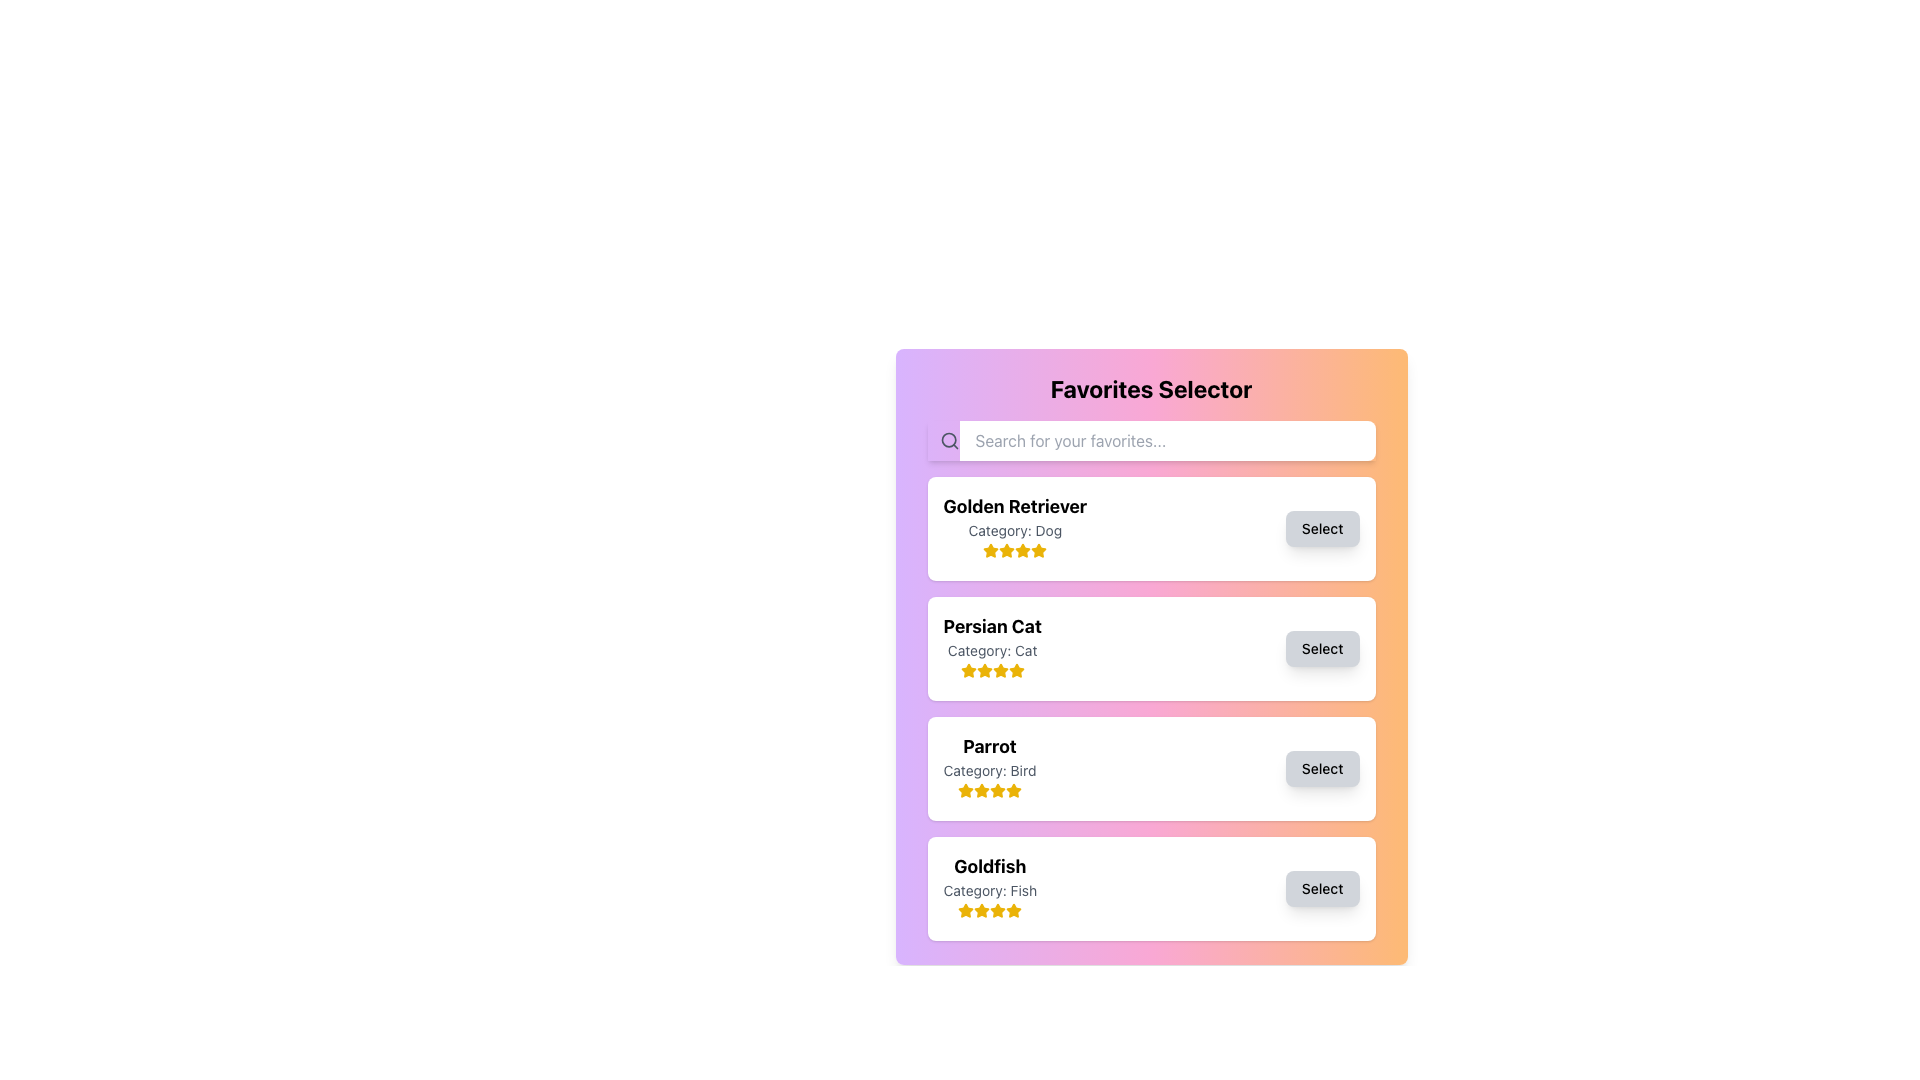 The image size is (1920, 1080). I want to click on the first star icon of the 5-star rating system for the 'Goldfish' card located at the bottom-most section of the list, so click(966, 910).